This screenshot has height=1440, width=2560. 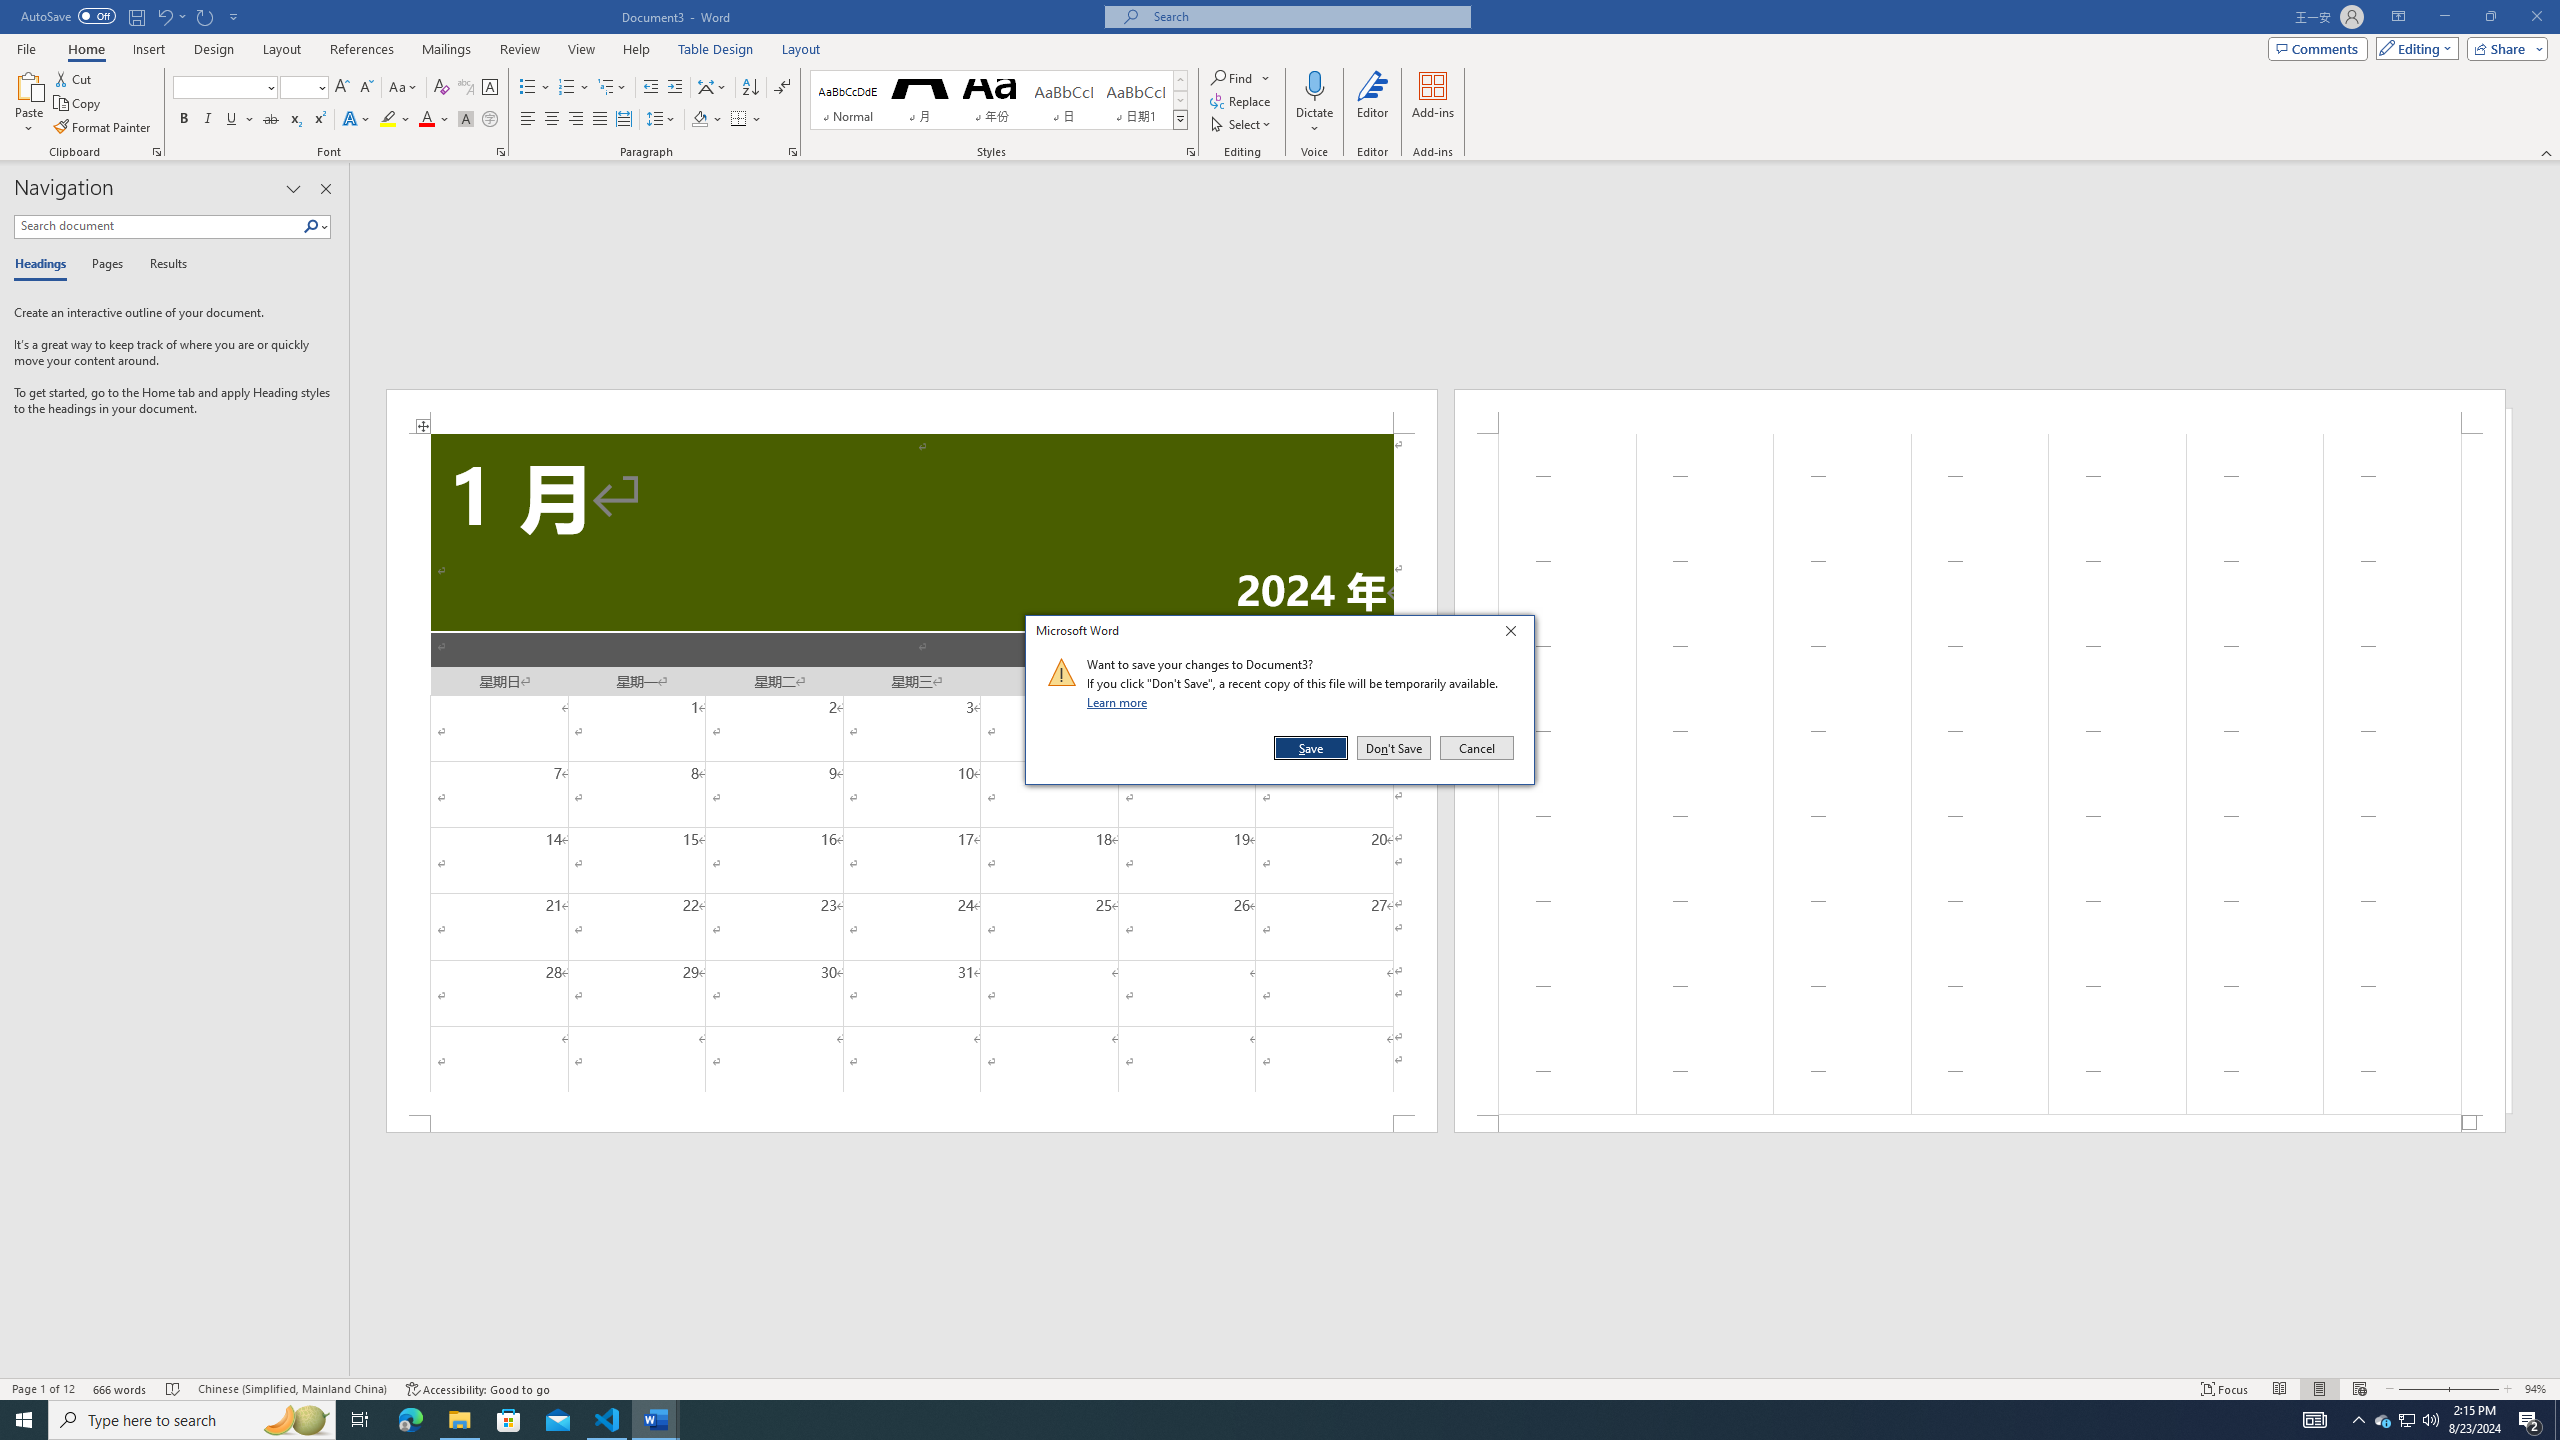 I want to click on 'Character Shading', so click(x=464, y=118).